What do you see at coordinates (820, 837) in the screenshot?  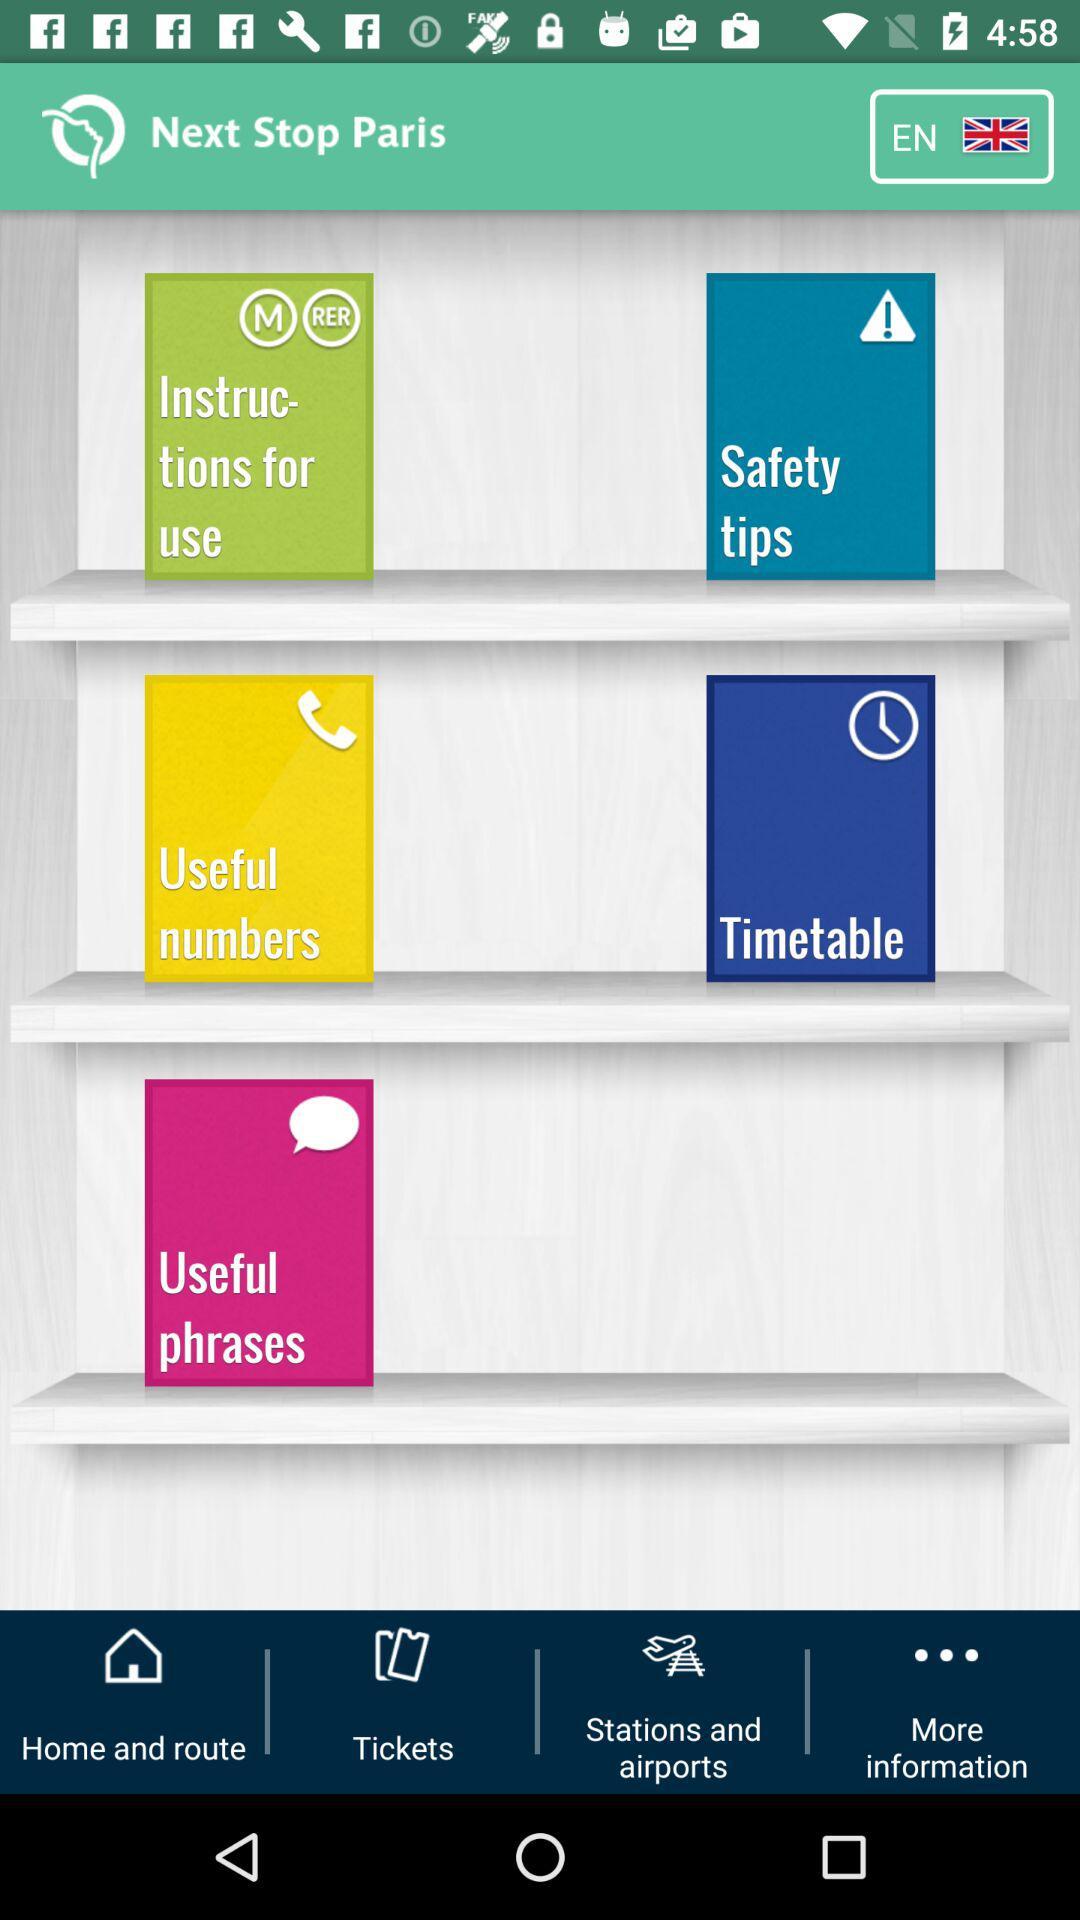 I see `timetable icon` at bounding box center [820, 837].